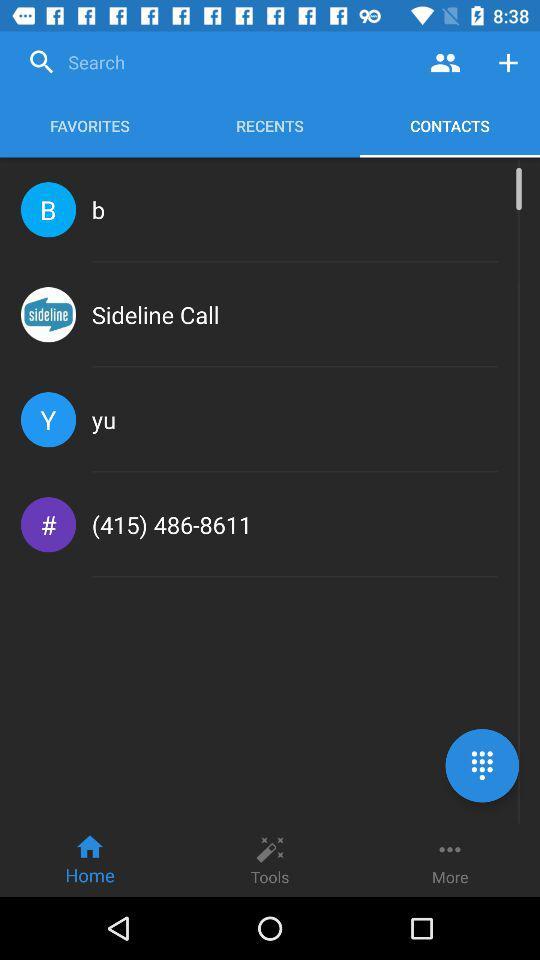  I want to click on item above the favorites, so click(216, 62).